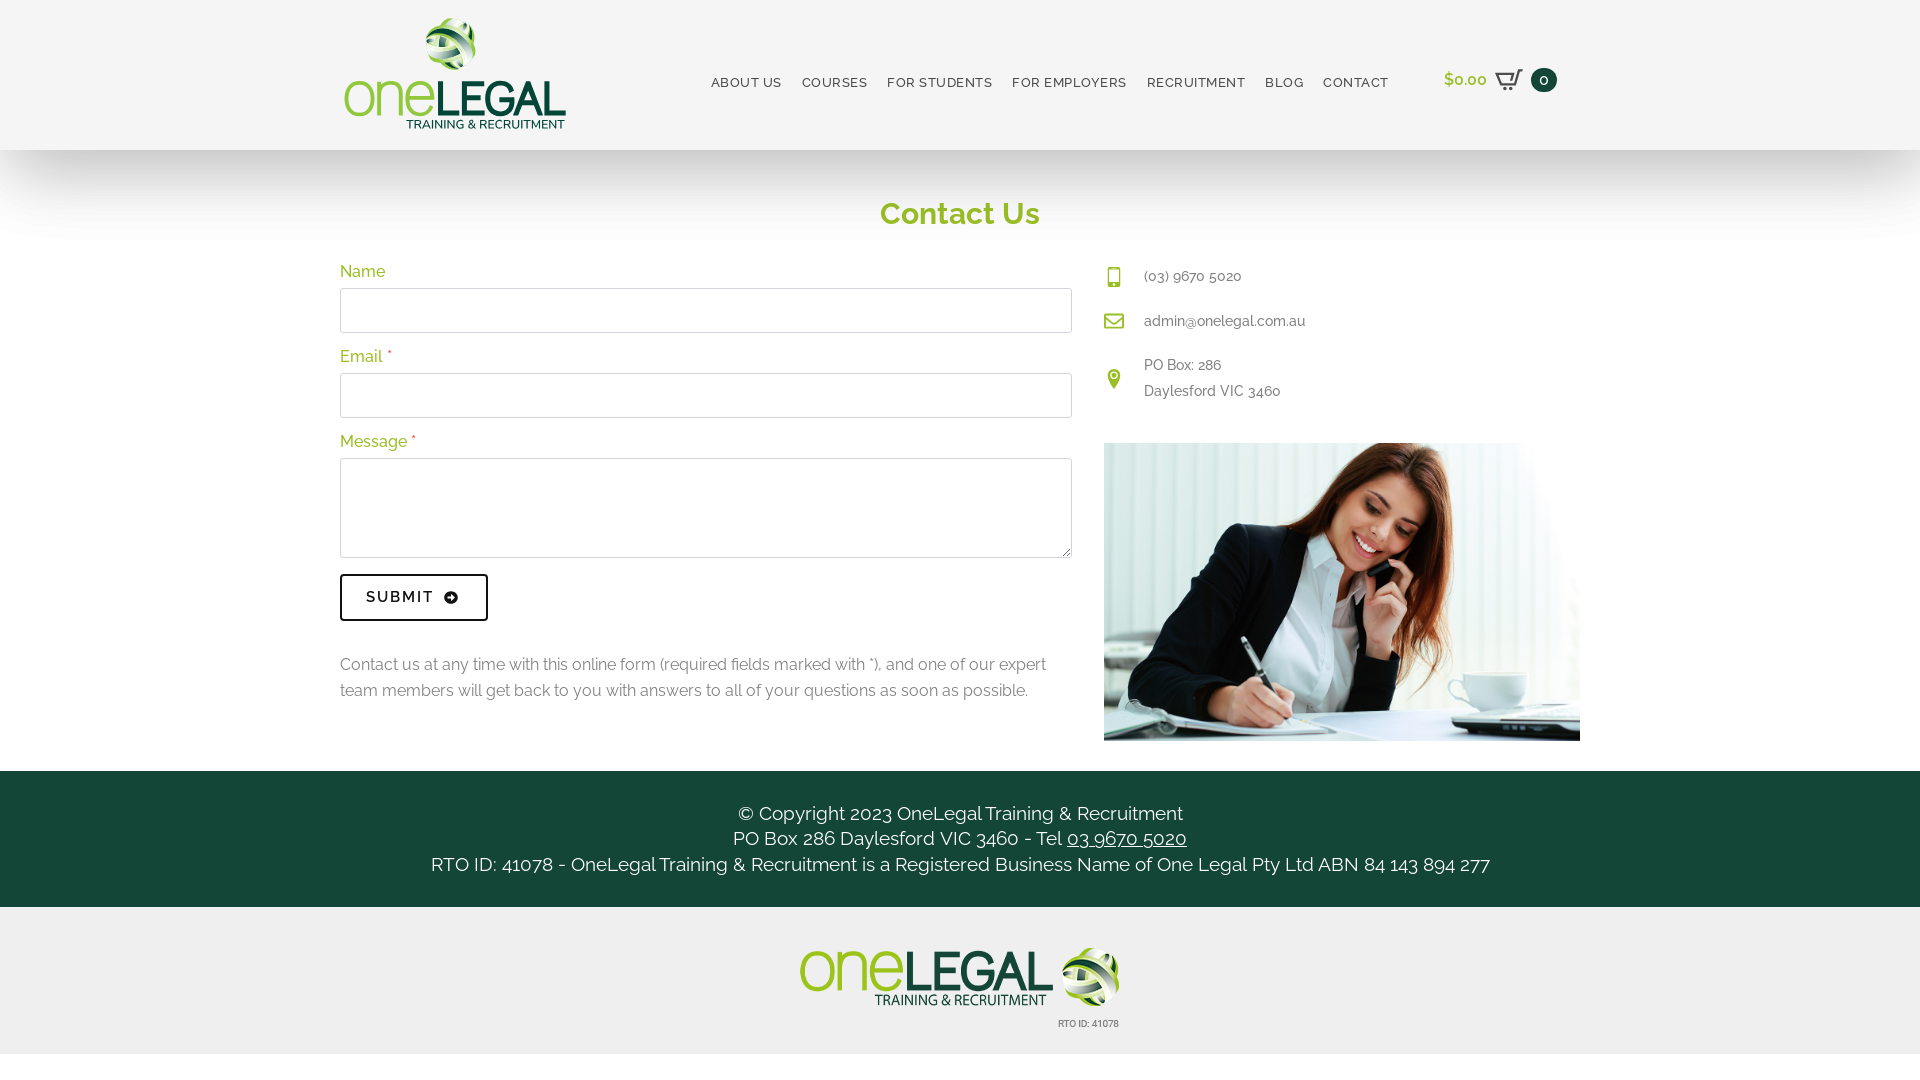 The width and height of the screenshot is (1920, 1080). I want to click on 'CONTACT', so click(1313, 81).